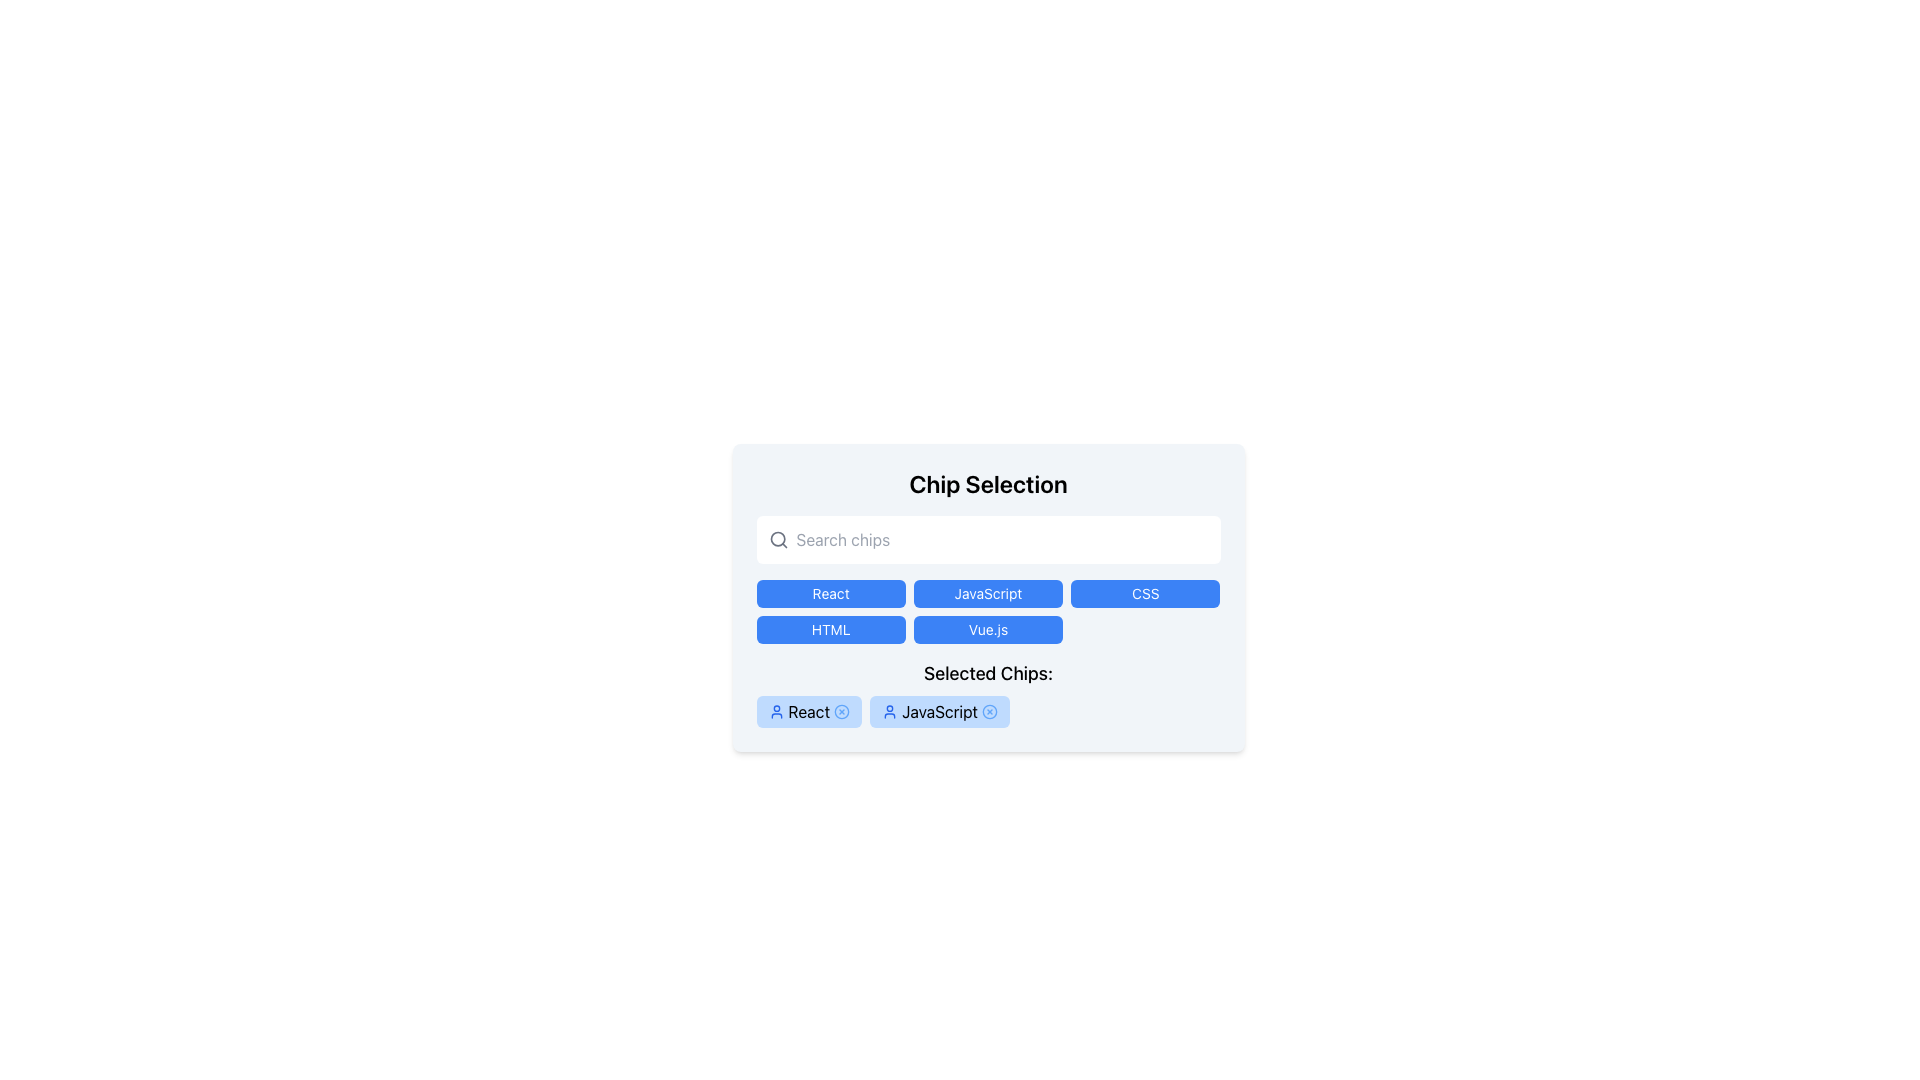 The width and height of the screenshot is (1920, 1080). Describe the element at coordinates (842, 711) in the screenshot. I see `the Remove/Close icon button, which is a small circle with a cross mark in the center, located to the right of the 'React' text chip button in the 'Selected Chips' section` at that location.